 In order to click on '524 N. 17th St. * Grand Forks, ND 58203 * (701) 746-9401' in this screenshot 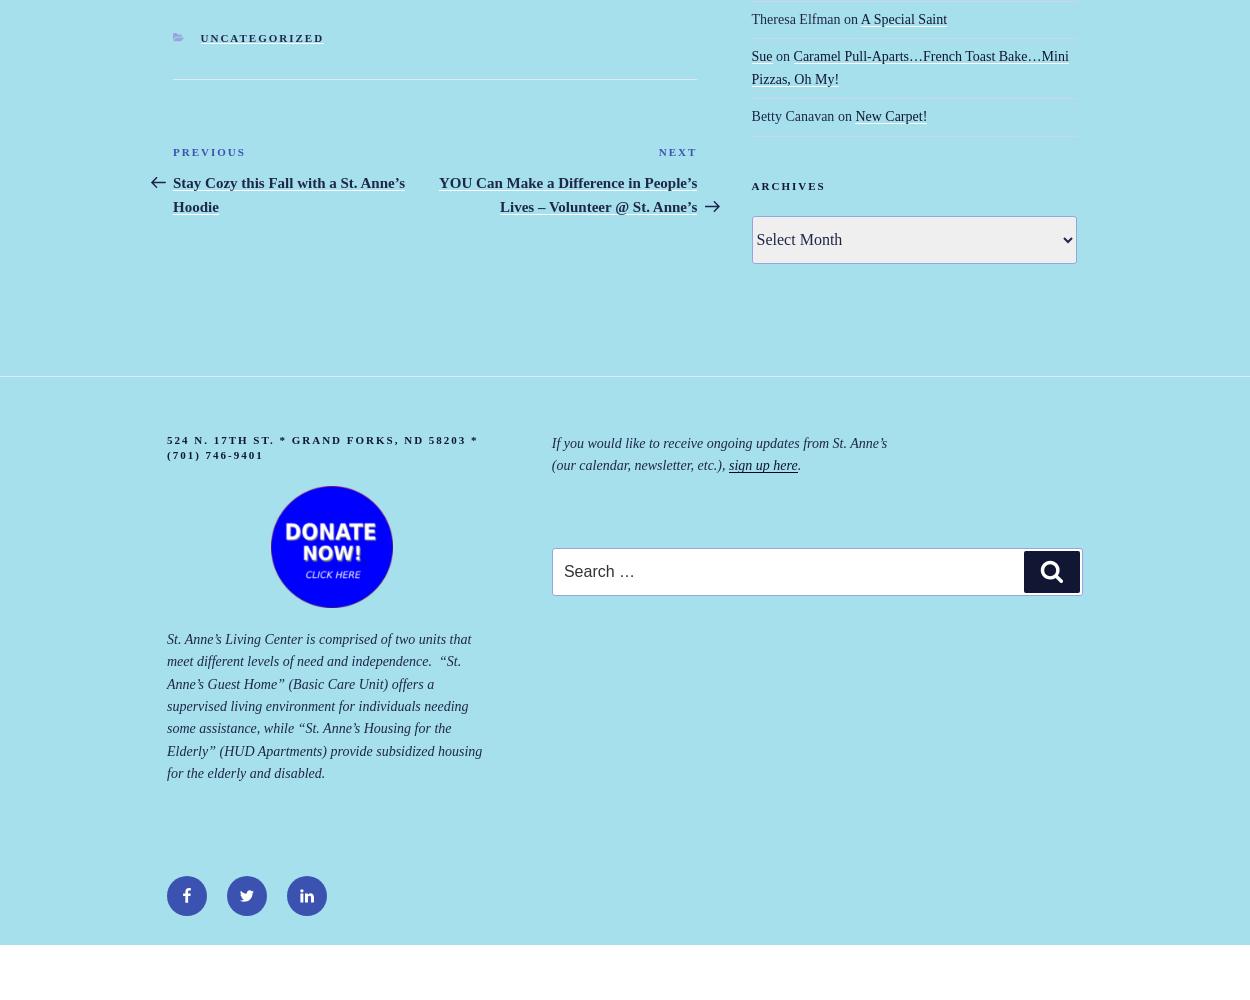, I will do `click(321, 446)`.